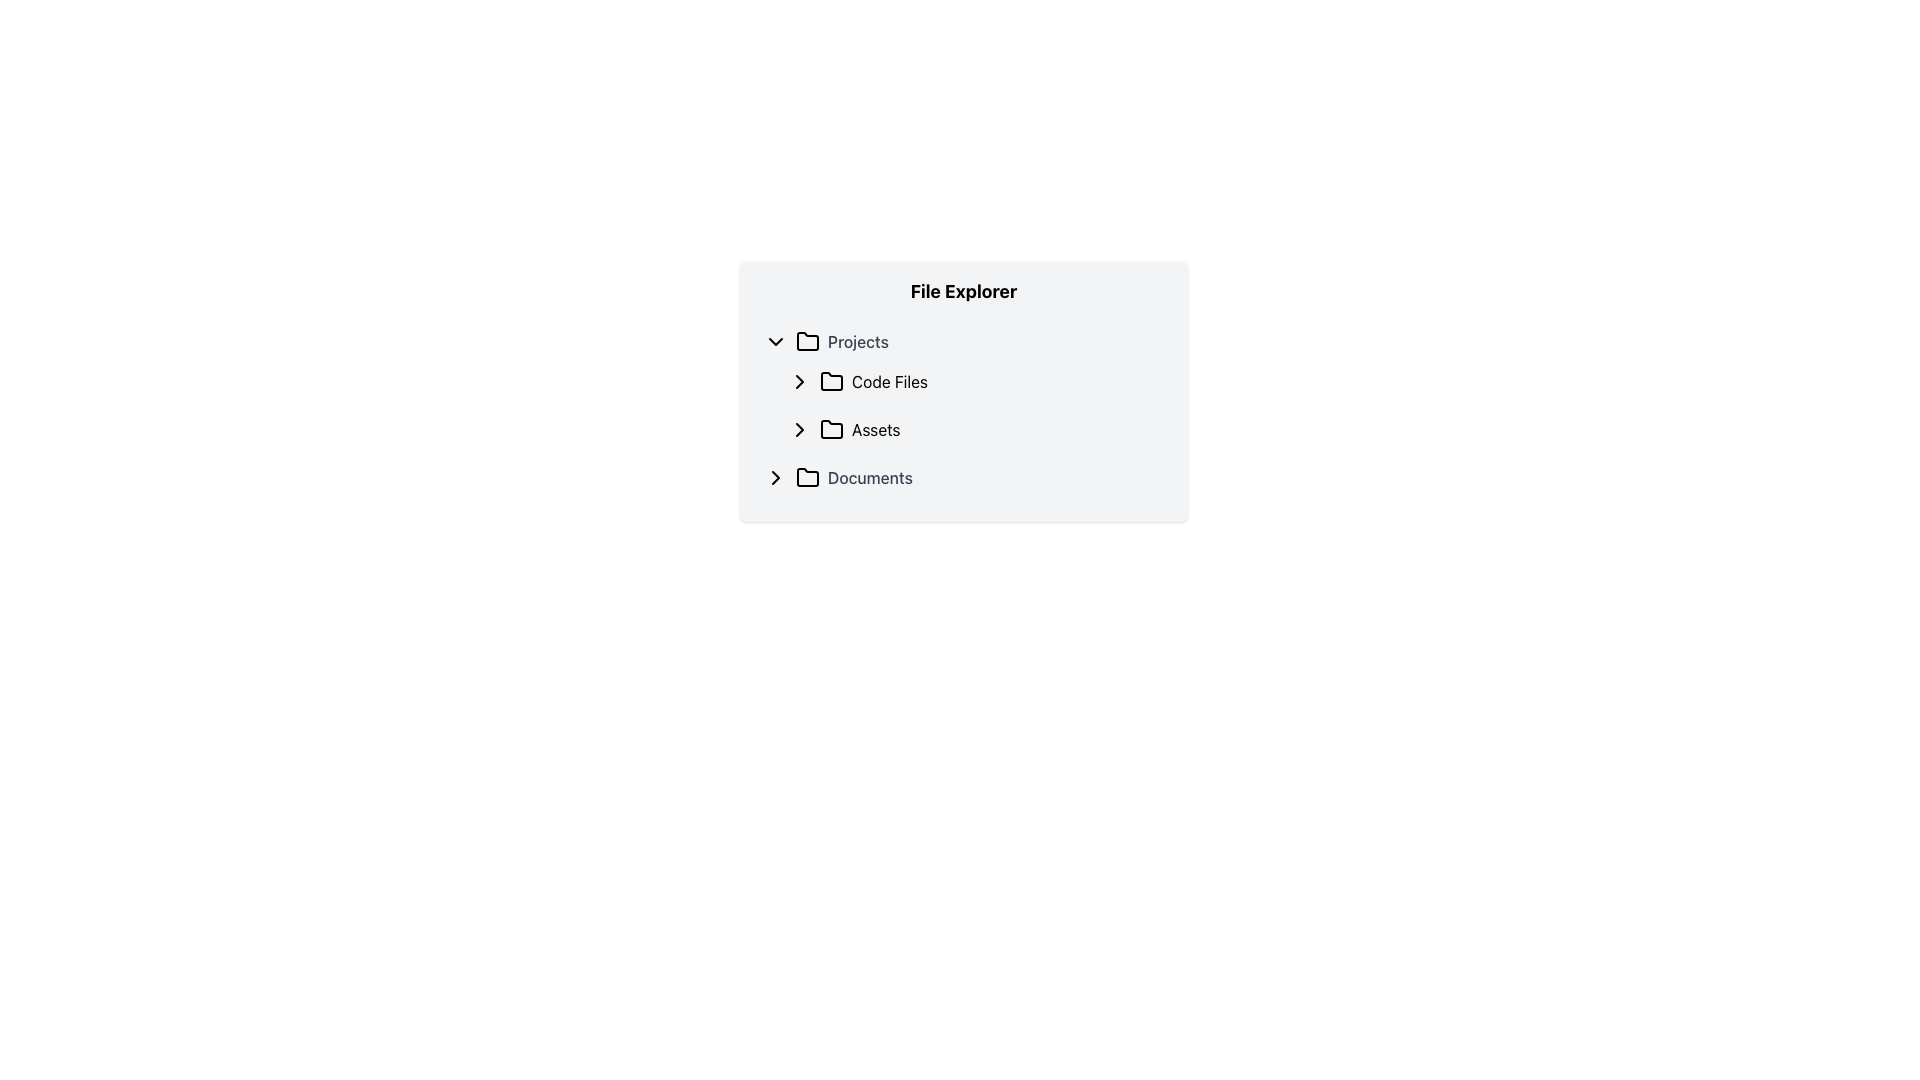  Describe the element at coordinates (964, 341) in the screenshot. I see `the 'Projects' button` at that location.